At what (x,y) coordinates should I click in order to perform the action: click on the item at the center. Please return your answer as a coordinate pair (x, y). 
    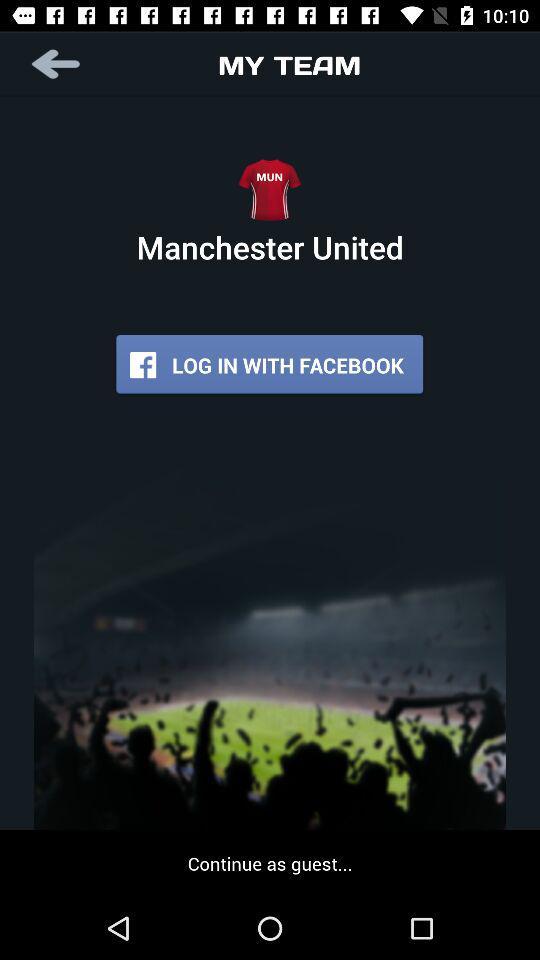
    Looking at the image, I should click on (269, 364).